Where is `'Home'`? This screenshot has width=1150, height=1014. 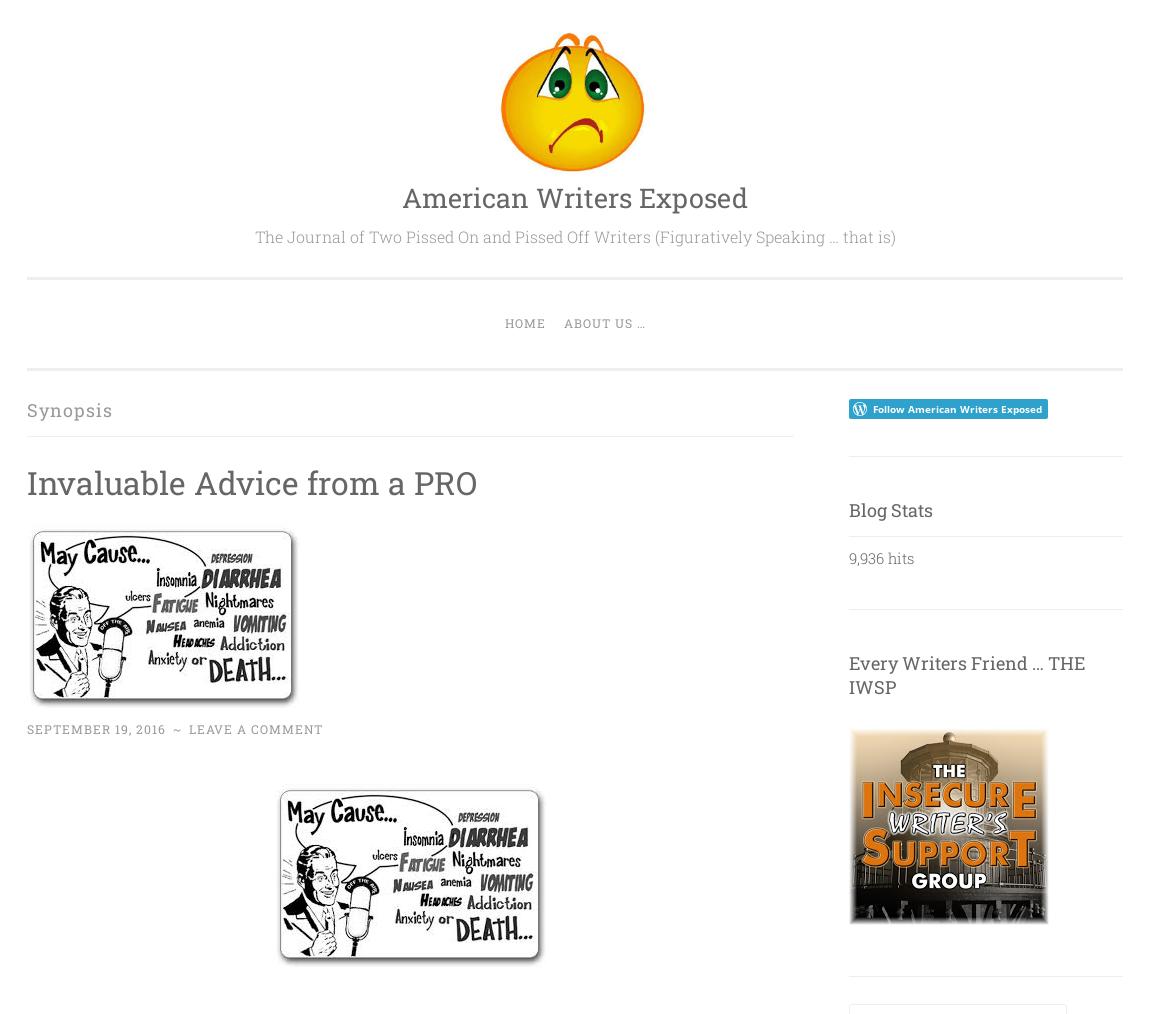
'Home' is located at coordinates (524, 322).